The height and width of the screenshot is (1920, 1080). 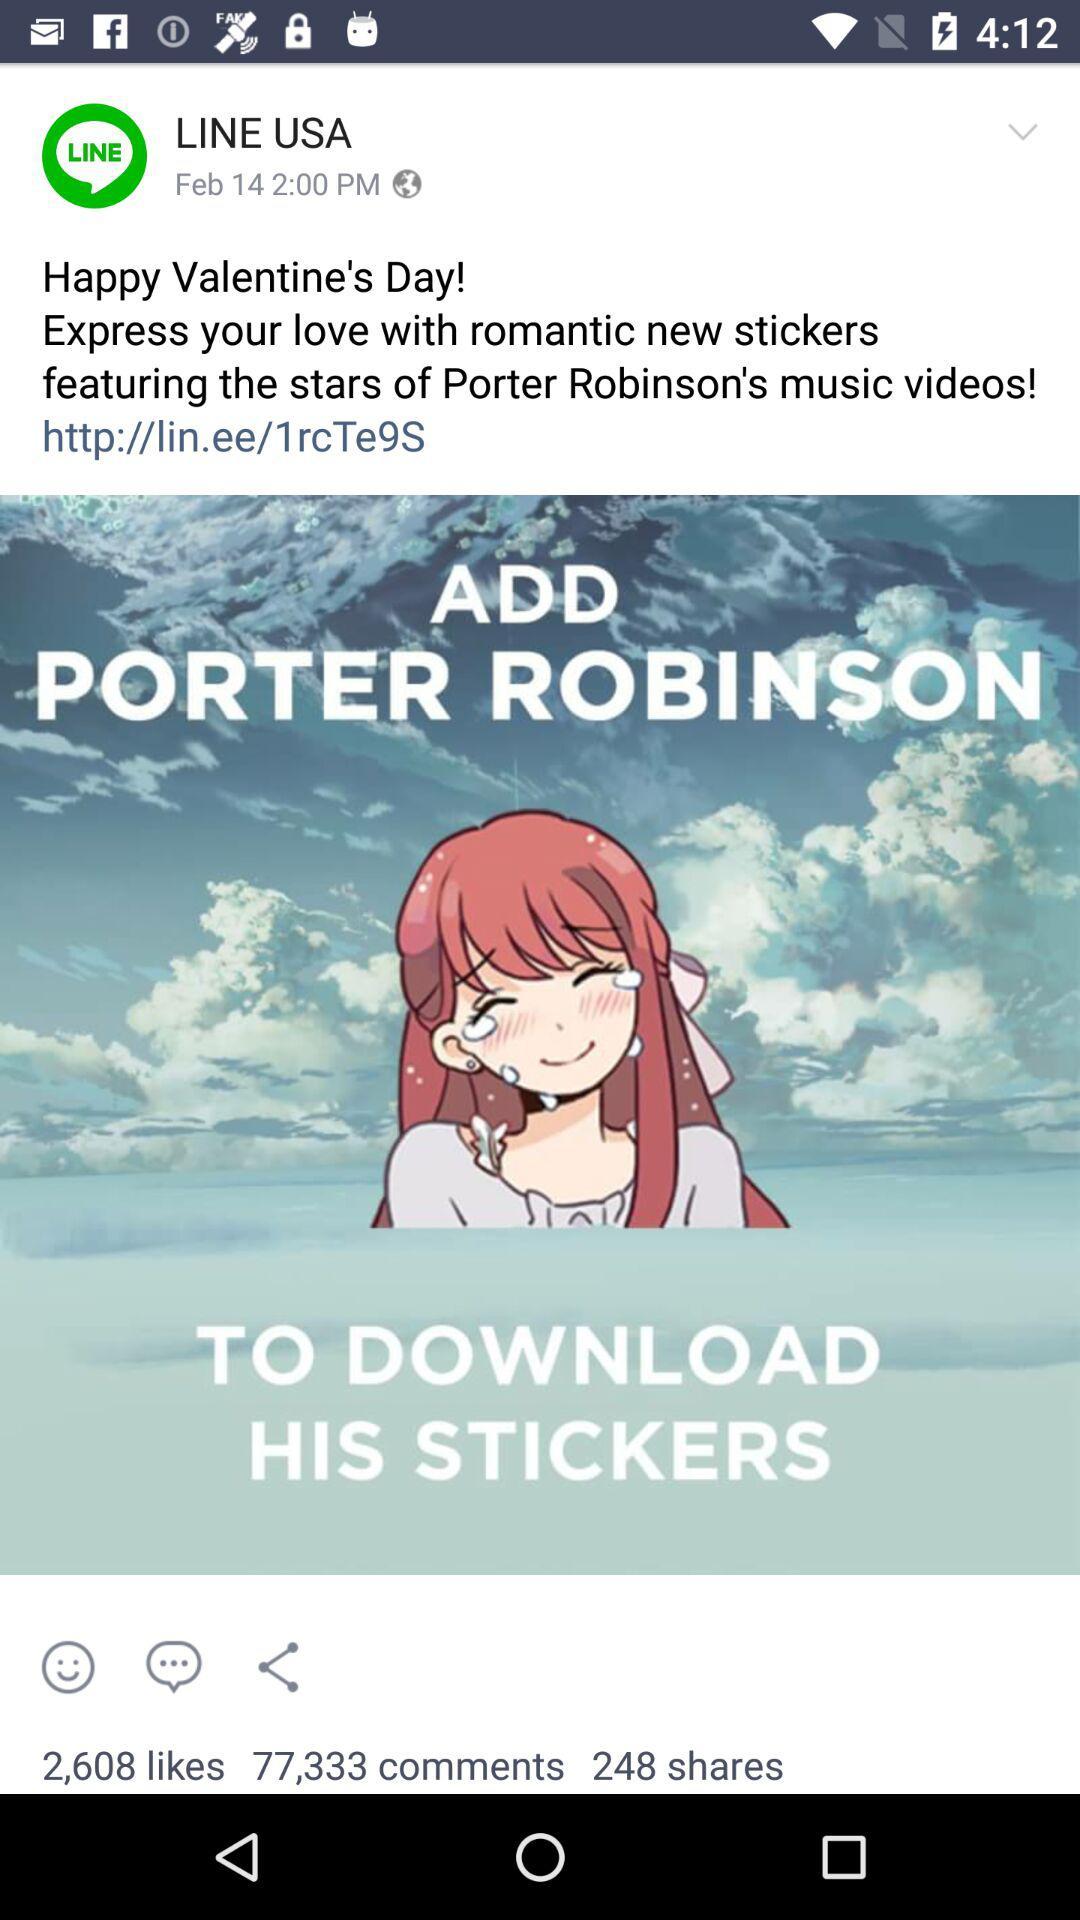 What do you see at coordinates (540, 370) in the screenshot?
I see `happy valentine s item` at bounding box center [540, 370].